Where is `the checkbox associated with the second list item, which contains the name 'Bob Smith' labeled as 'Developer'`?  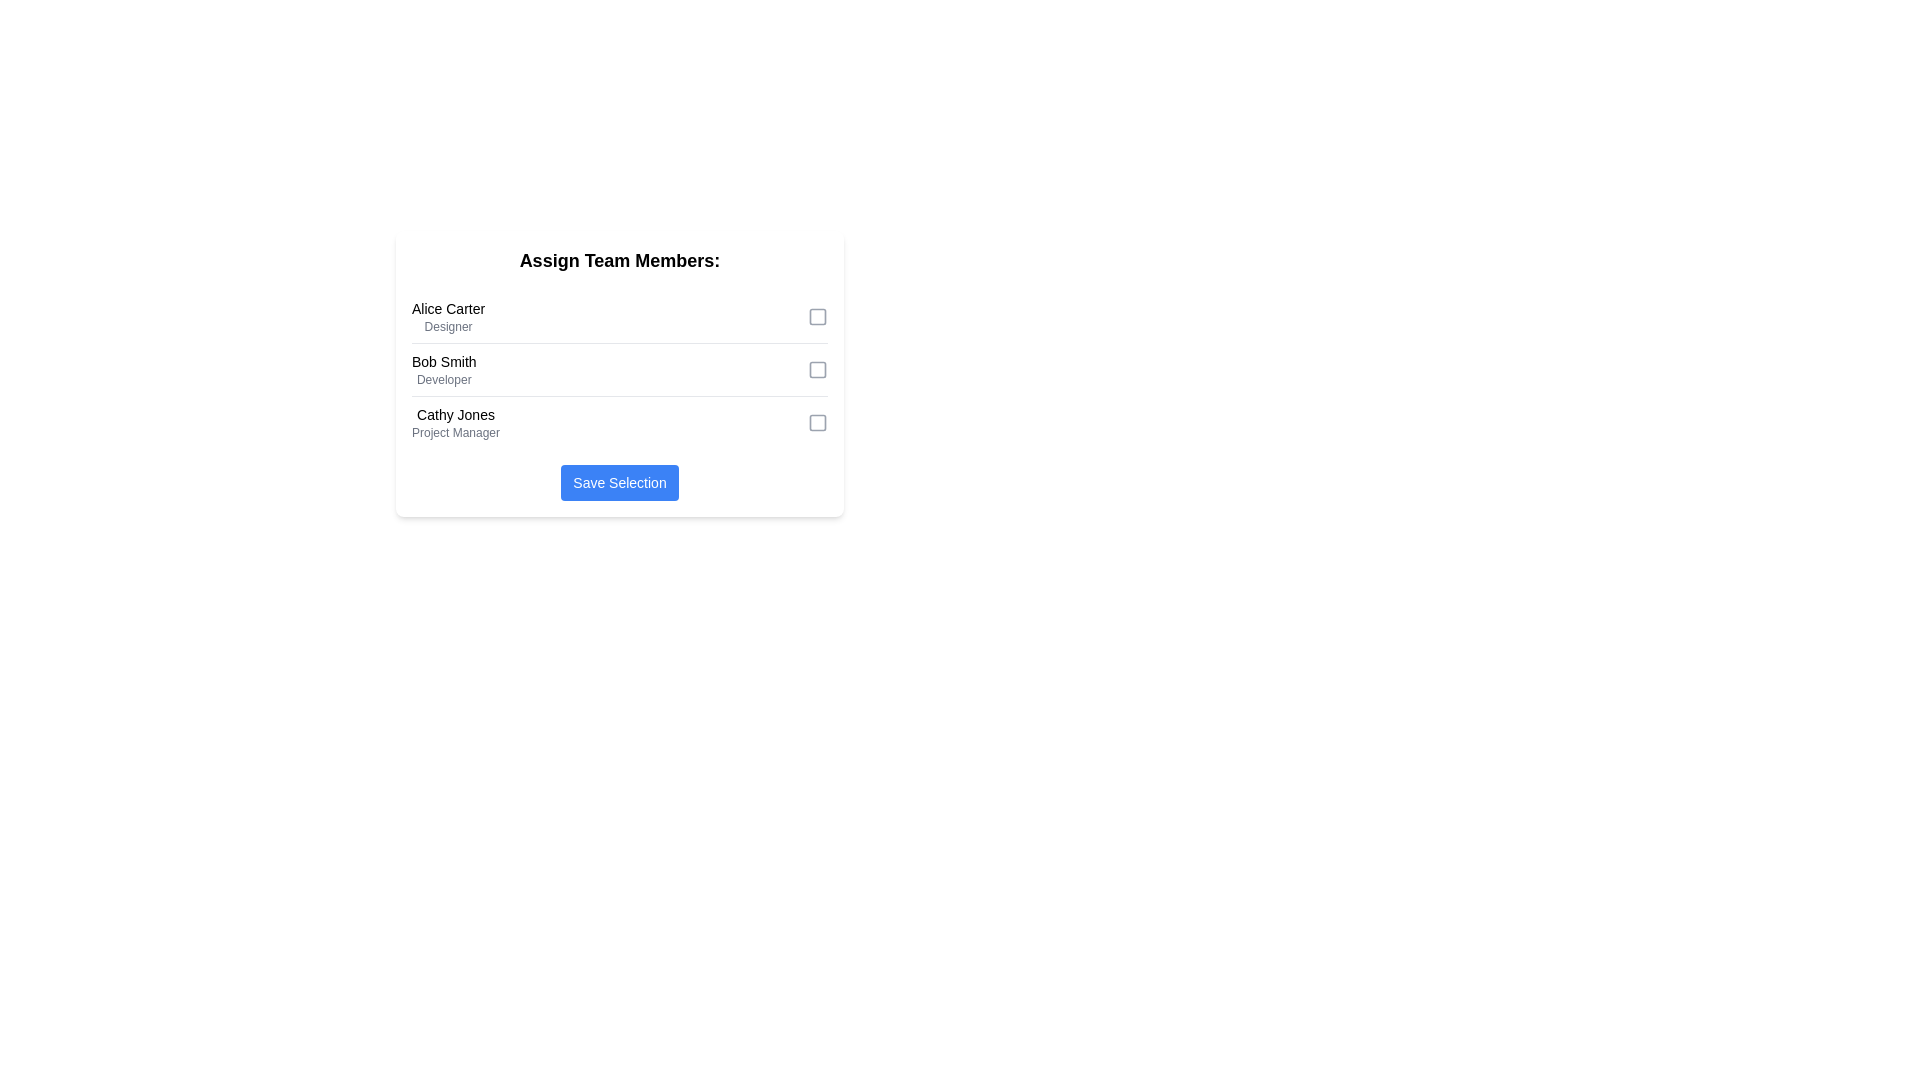 the checkbox associated with the second list item, which contains the name 'Bob Smith' labeled as 'Developer' is located at coordinates (618, 370).